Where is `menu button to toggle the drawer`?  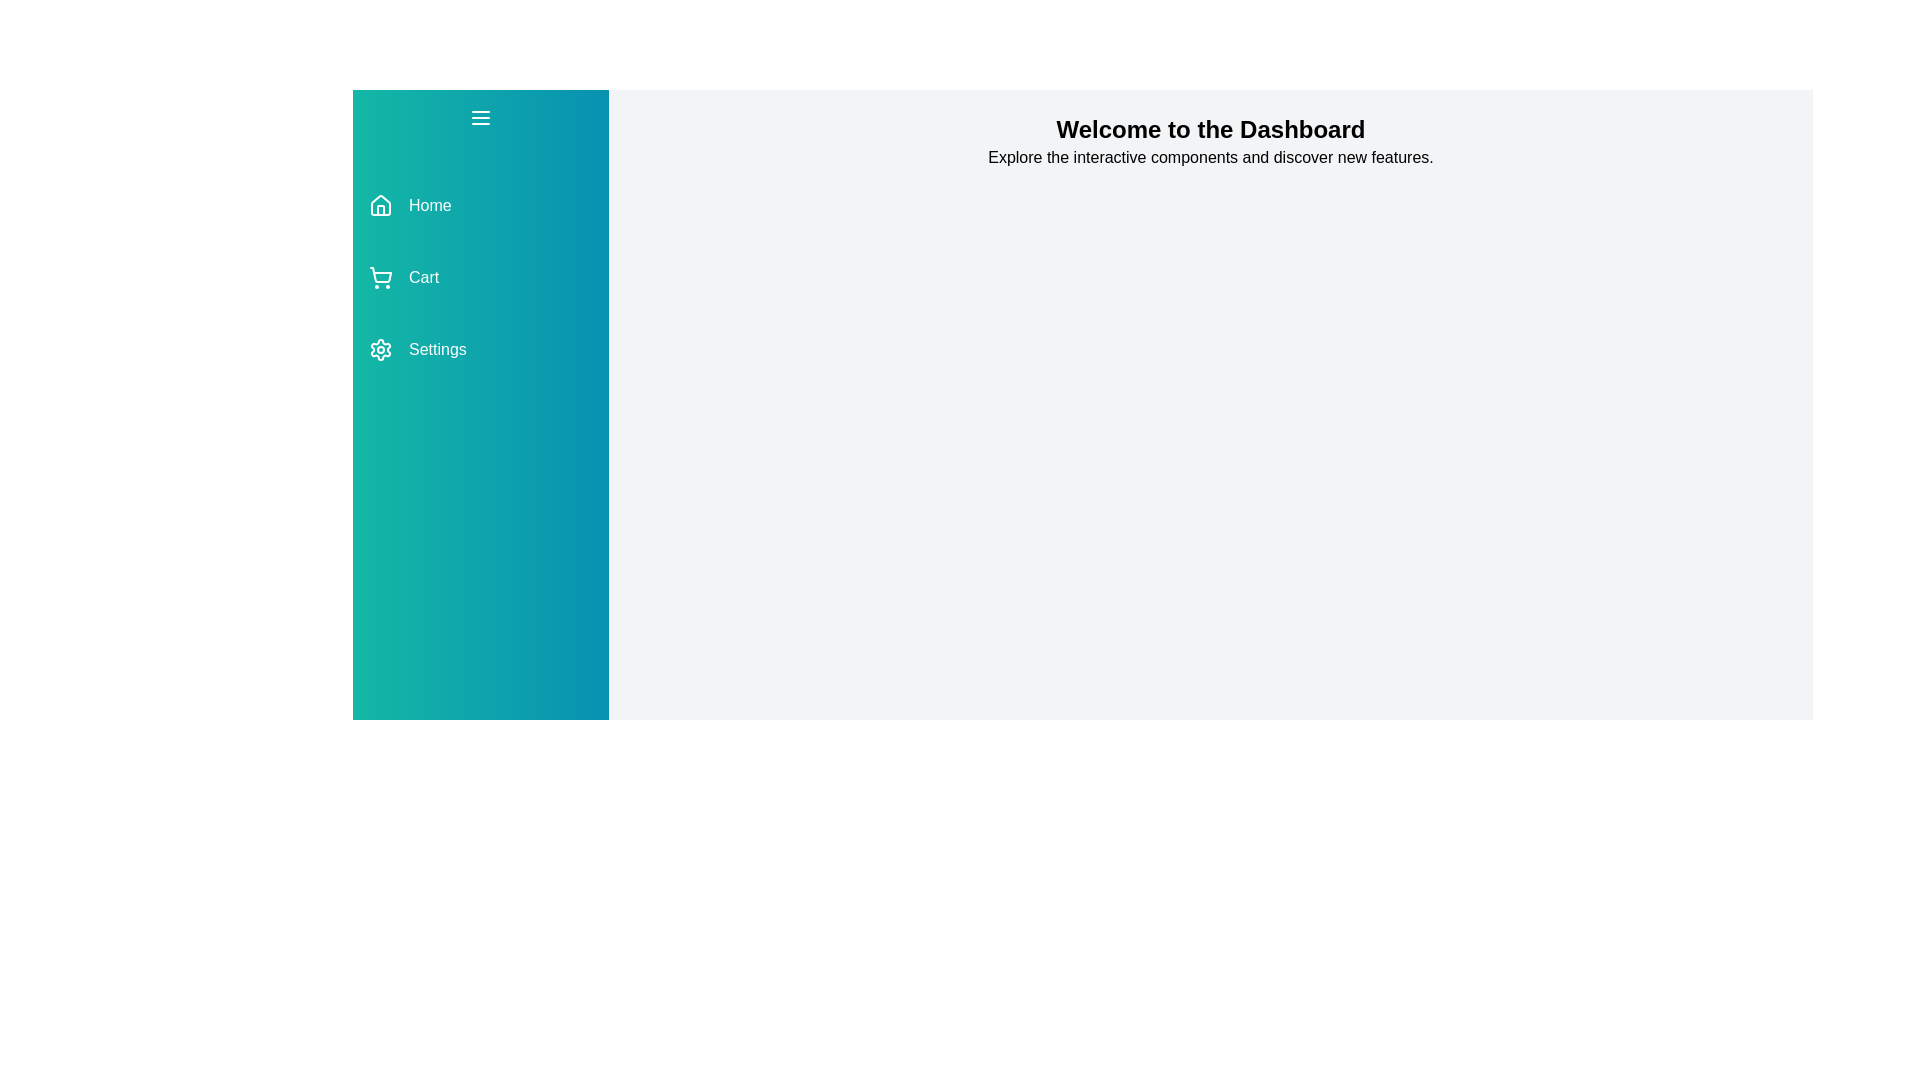 menu button to toggle the drawer is located at coordinates (480, 118).